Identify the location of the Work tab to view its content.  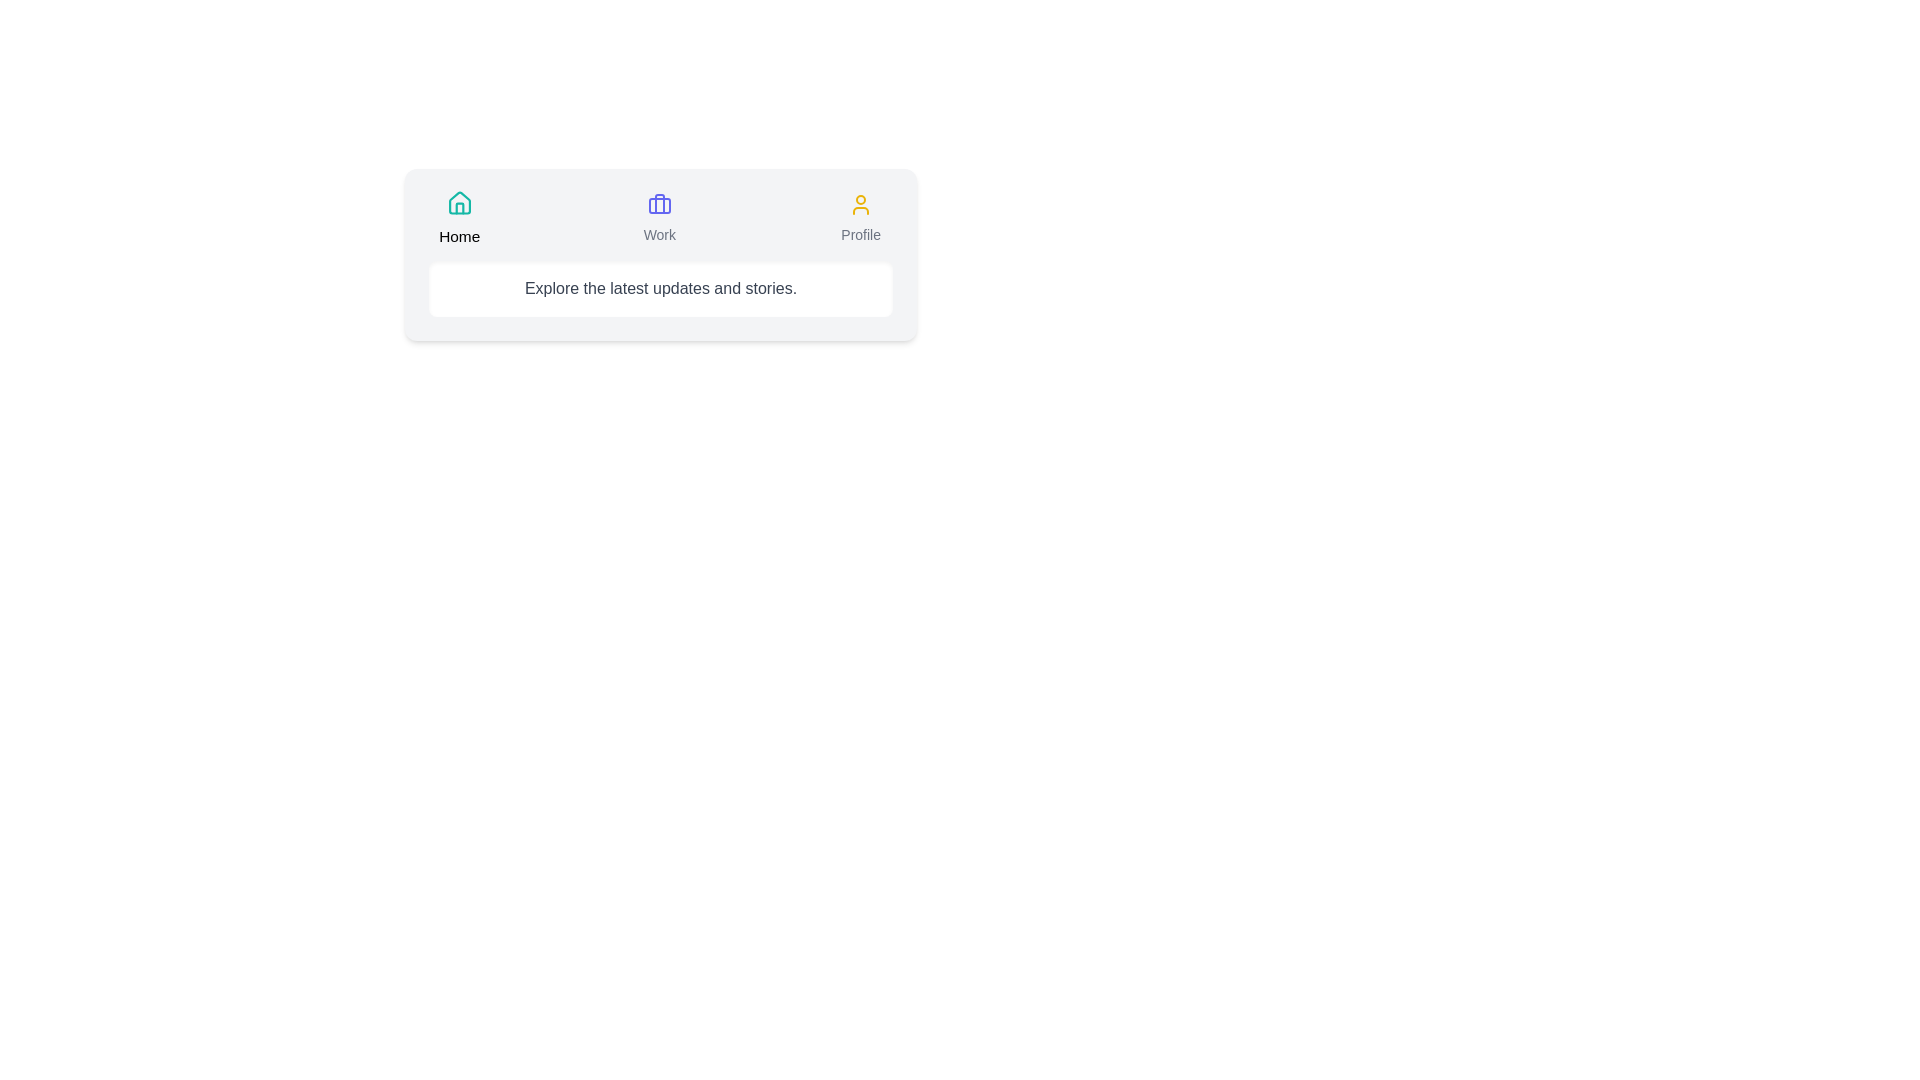
(659, 219).